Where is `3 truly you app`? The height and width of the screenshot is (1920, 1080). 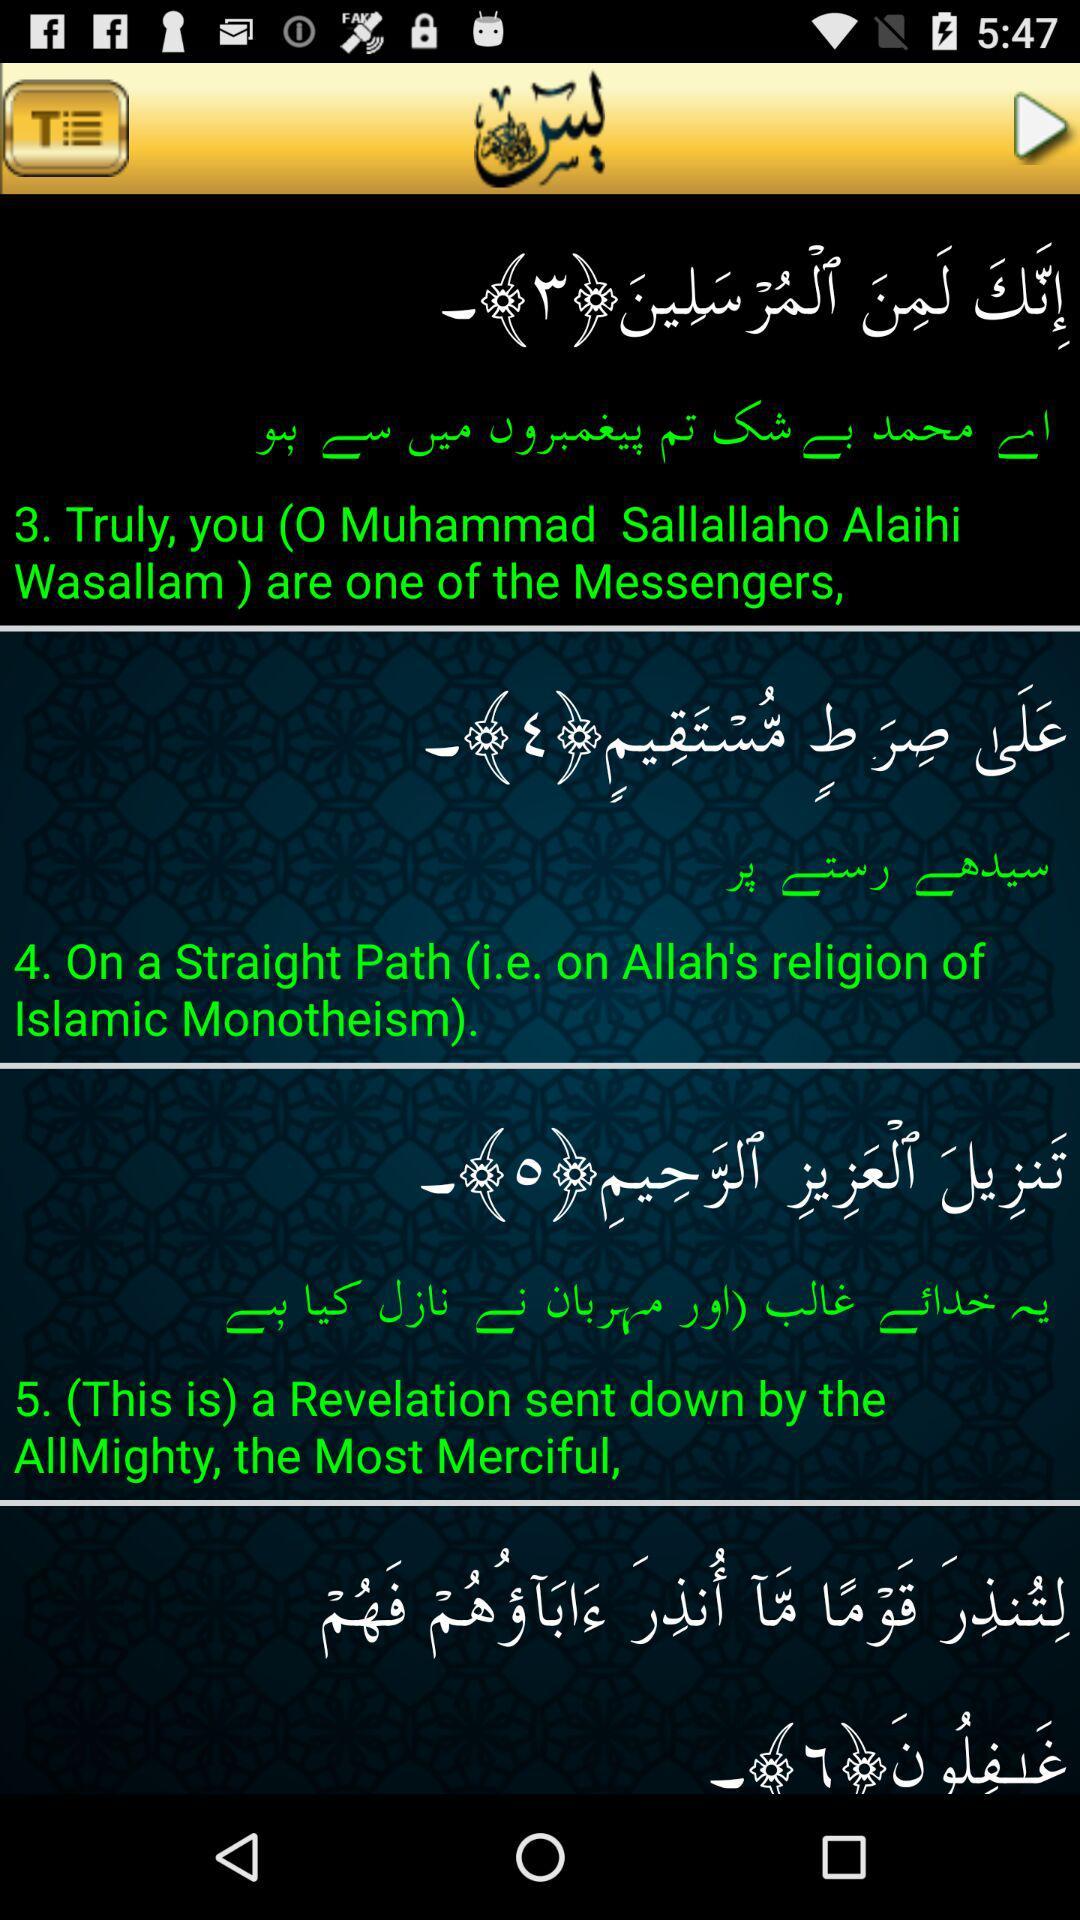 3 truly you app is located at coordinates (540, 557).